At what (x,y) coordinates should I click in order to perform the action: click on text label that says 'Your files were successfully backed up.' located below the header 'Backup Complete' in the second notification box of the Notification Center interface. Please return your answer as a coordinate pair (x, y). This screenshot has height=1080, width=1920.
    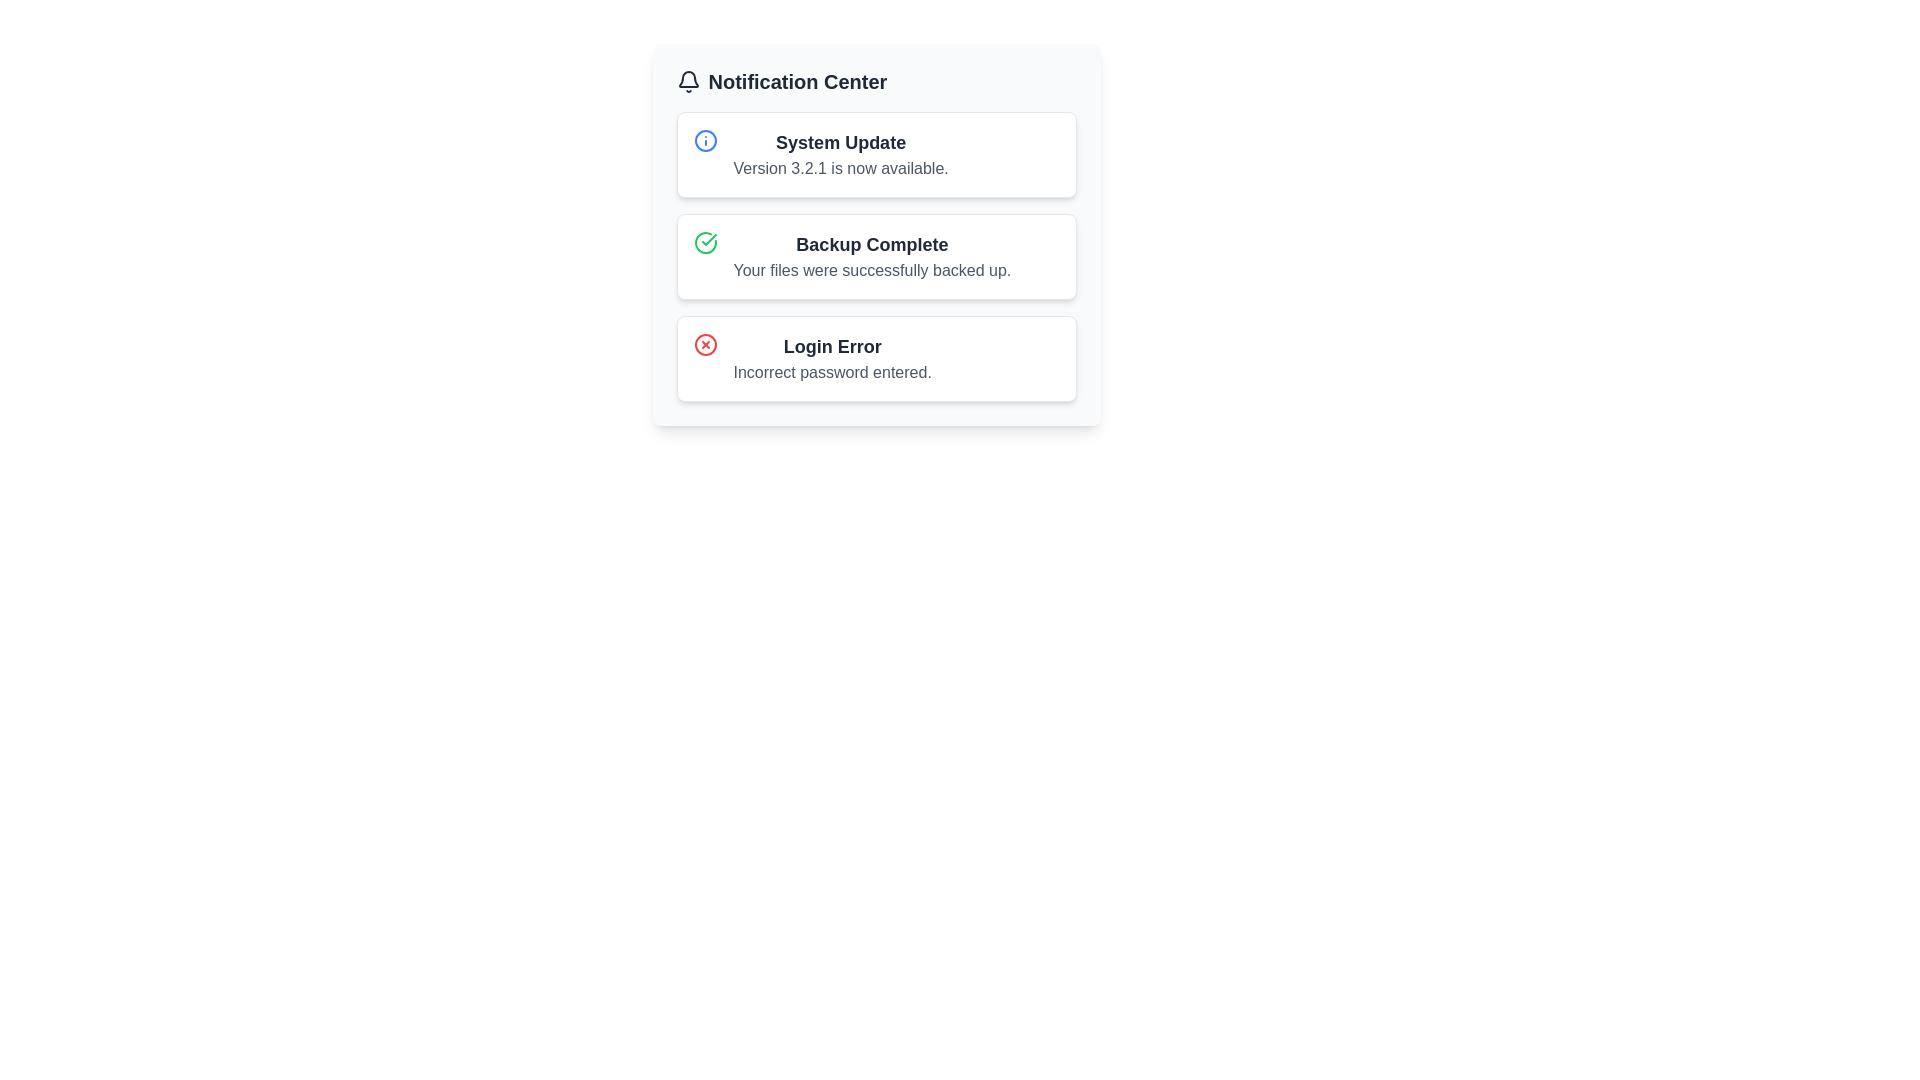
    Looking at the image, I should click on (872, 270).